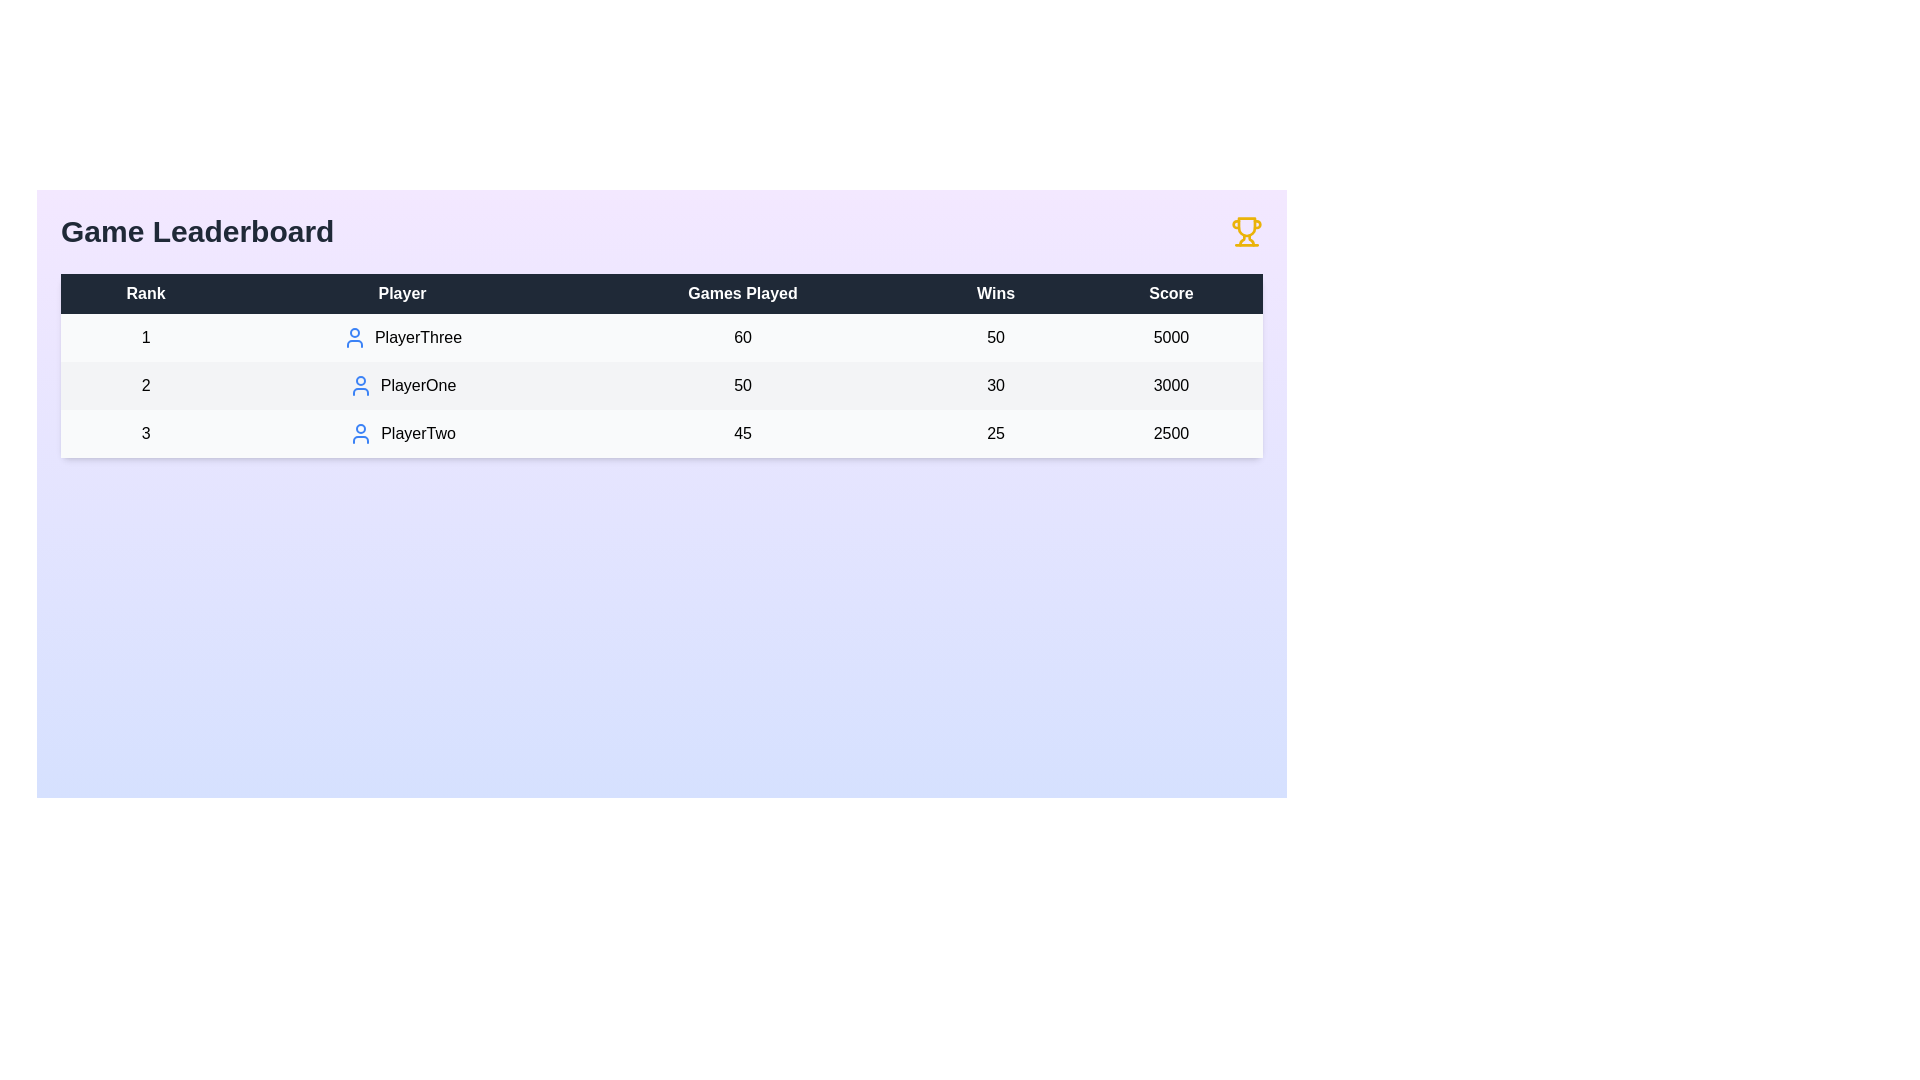 The height and width of the screenshot is (1080, 1920). I want to click on text content of the Text Label displaying the number '30' in bold black text, located in the third column of the second row in the 'Game Leaderboard' table, so click(996, 385).